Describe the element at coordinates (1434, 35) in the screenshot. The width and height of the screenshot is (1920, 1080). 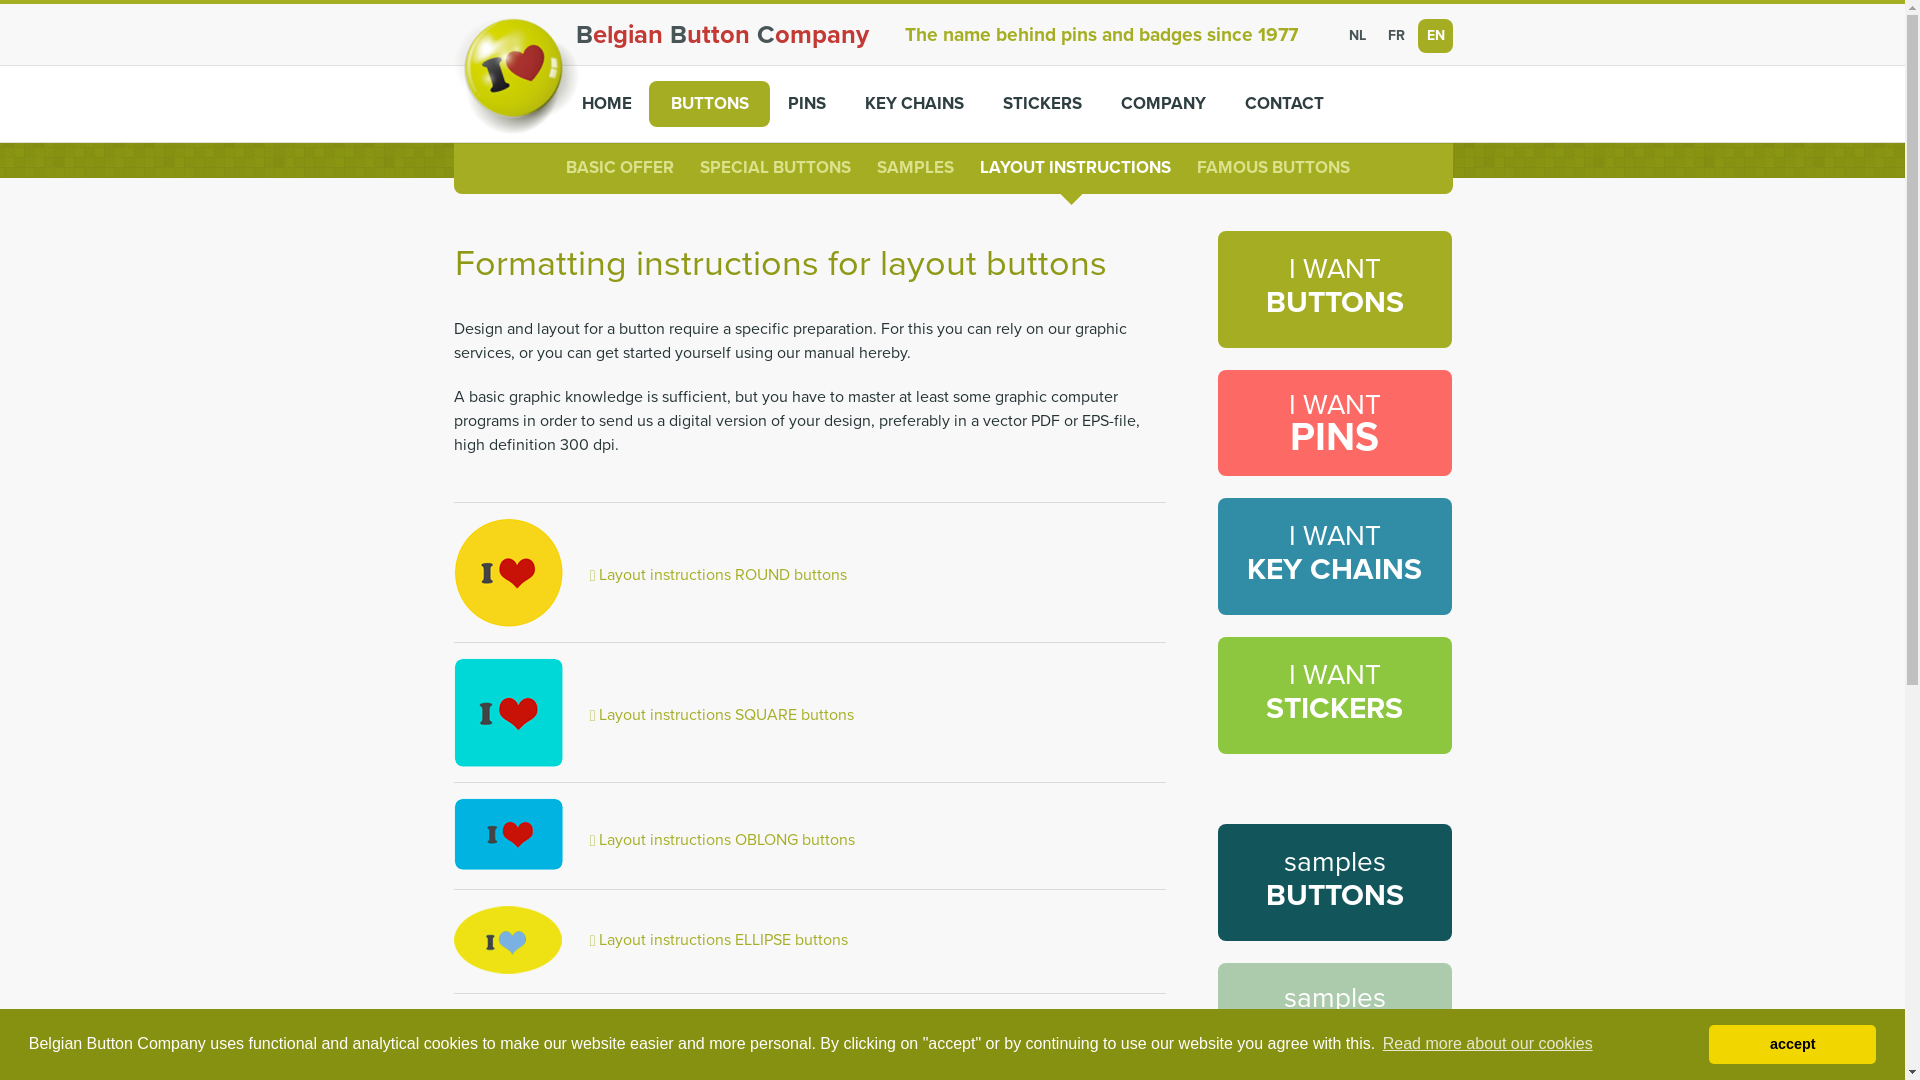
I see `'EN'` at that location.